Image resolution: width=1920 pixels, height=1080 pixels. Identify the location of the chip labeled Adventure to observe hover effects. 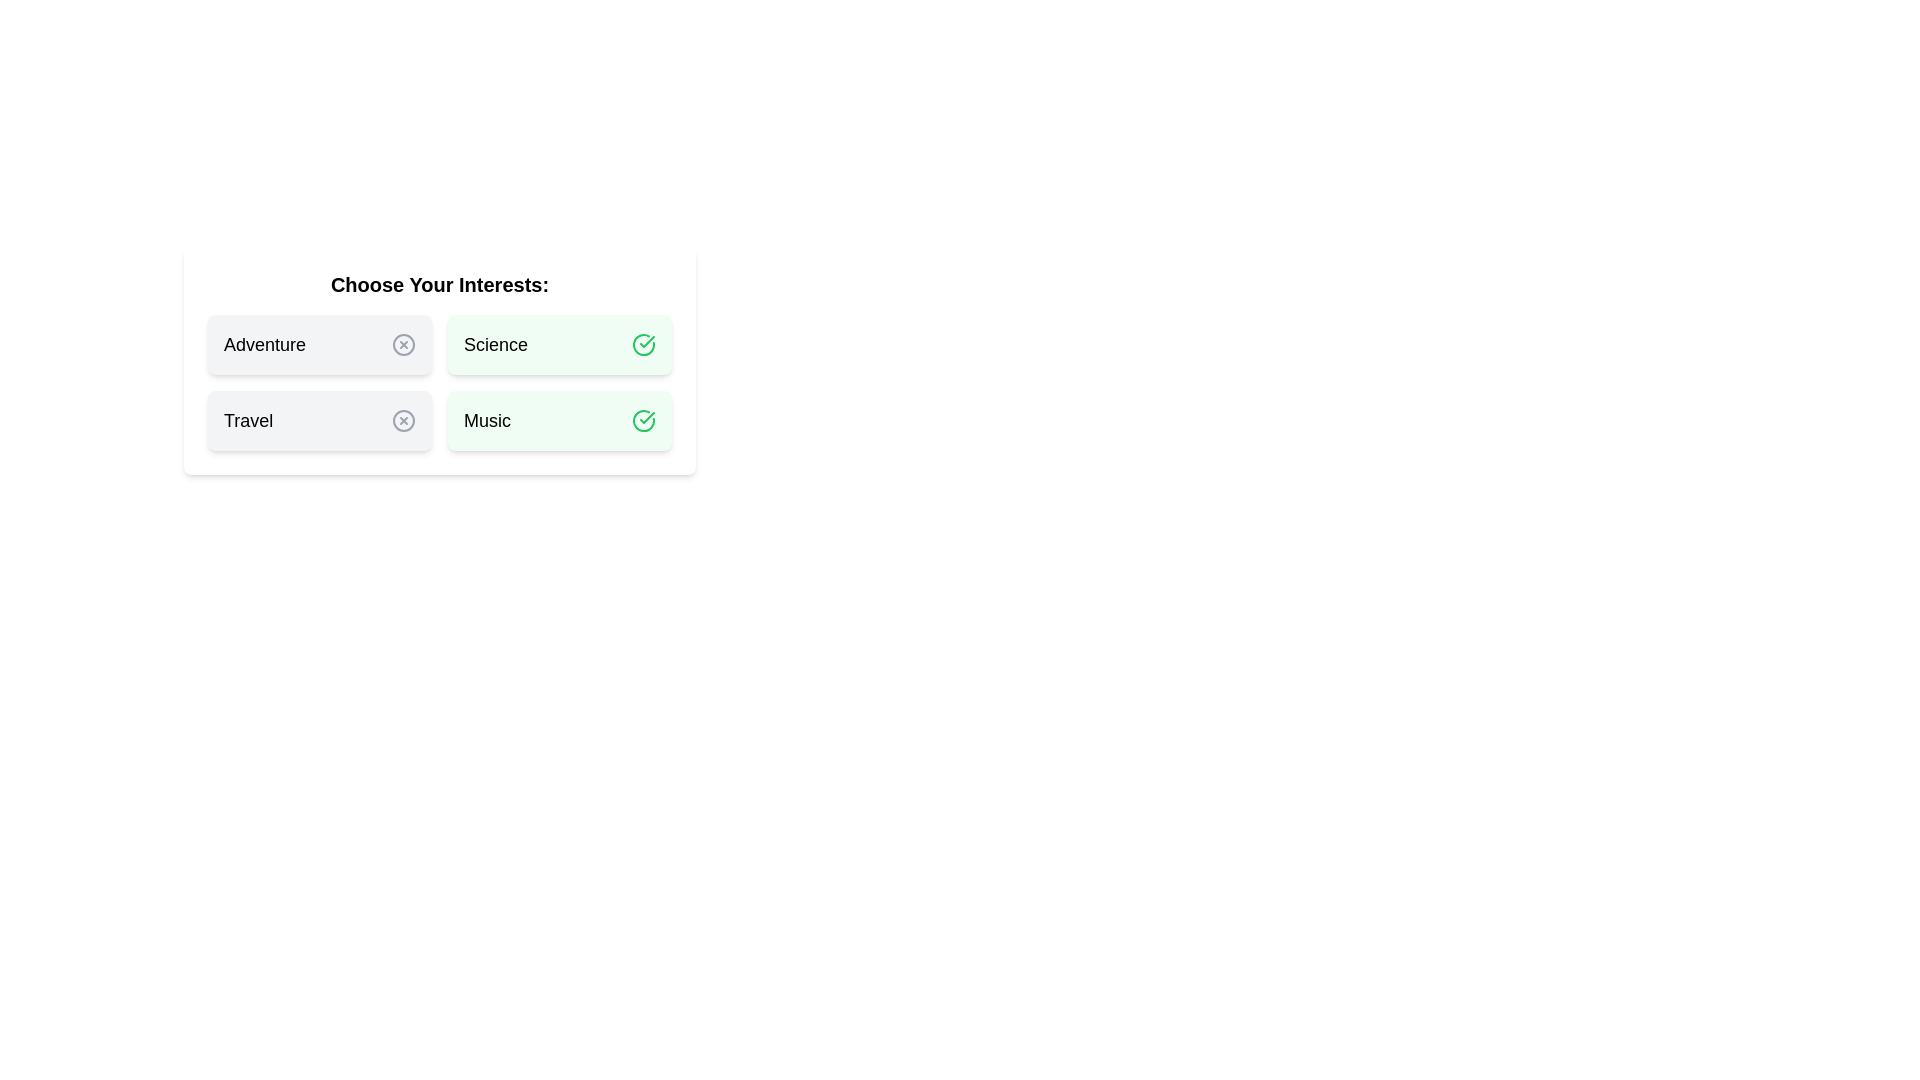
(320, 343).